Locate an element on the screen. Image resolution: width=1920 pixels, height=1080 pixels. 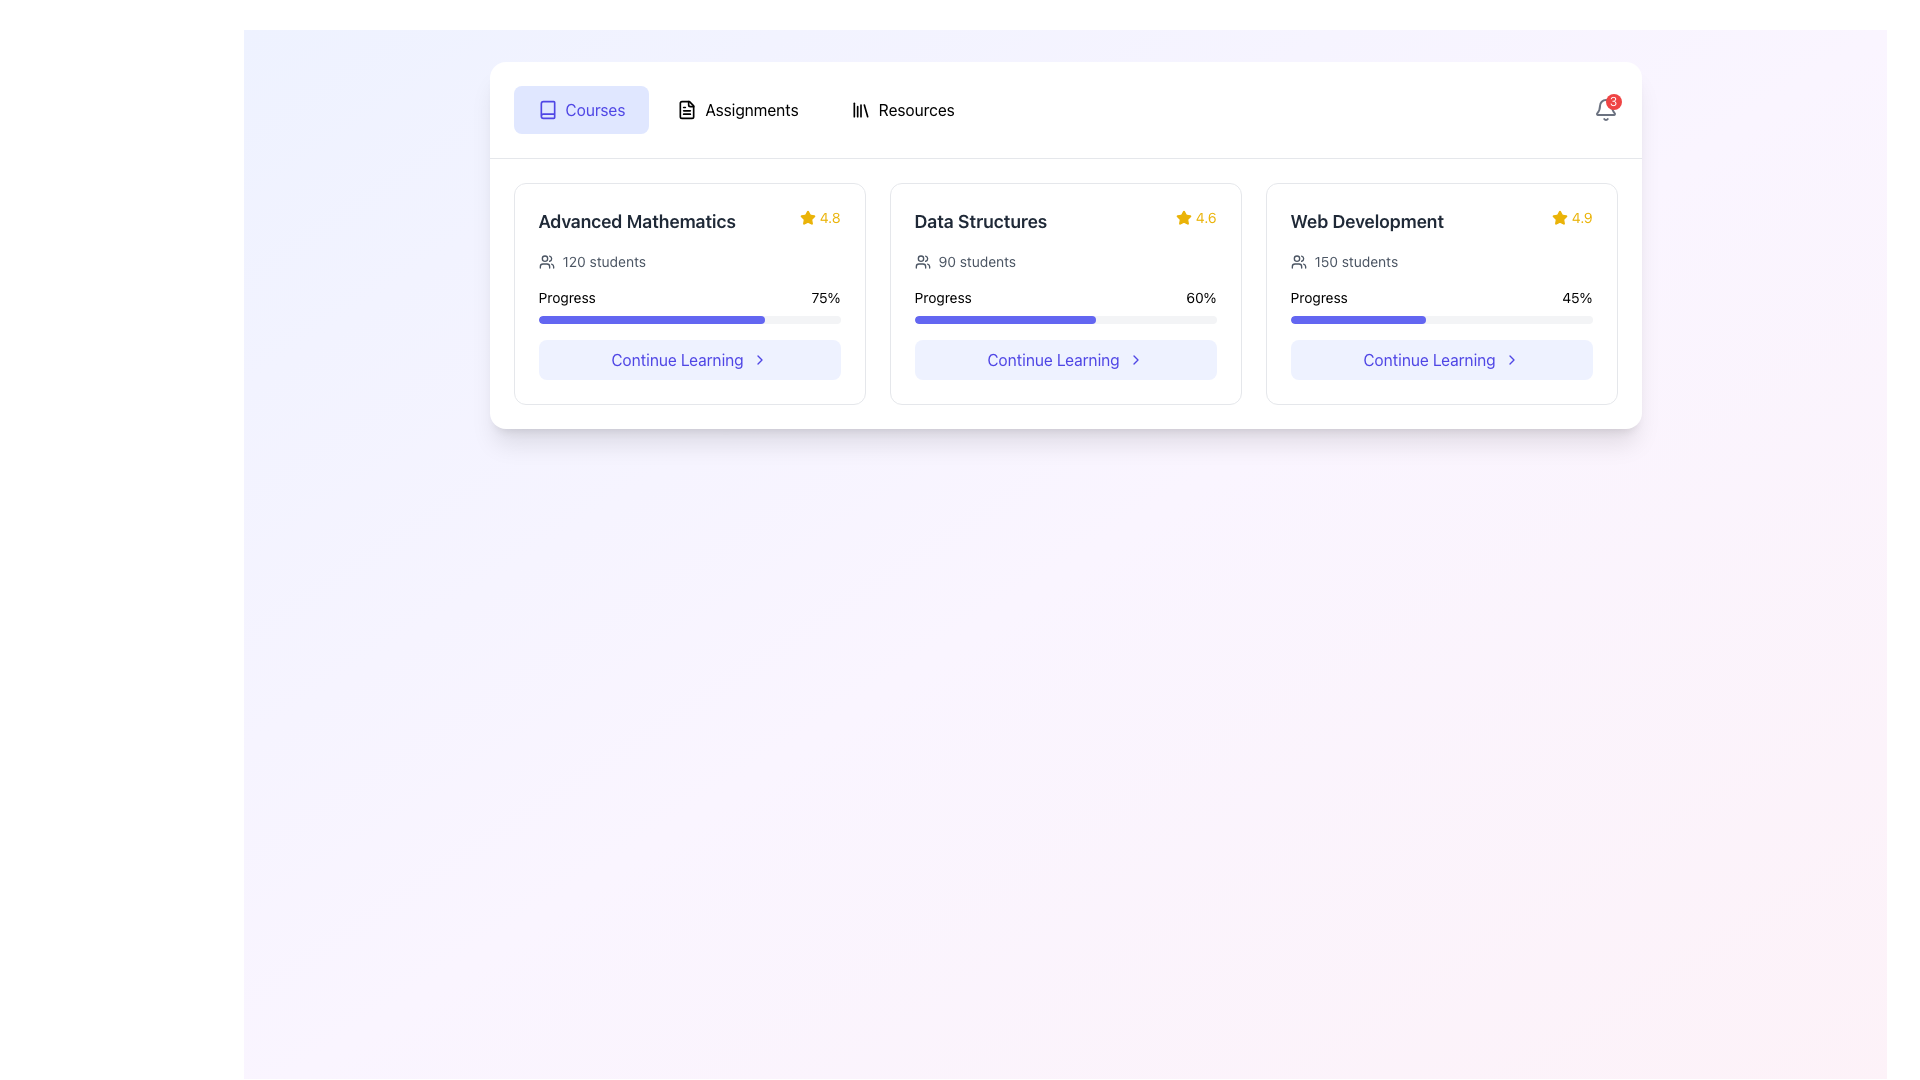
the Information Display Component that shows '150 students' and 'Progress 45%' located in the 'Web Development' card is located at coordinates (1441, 288).